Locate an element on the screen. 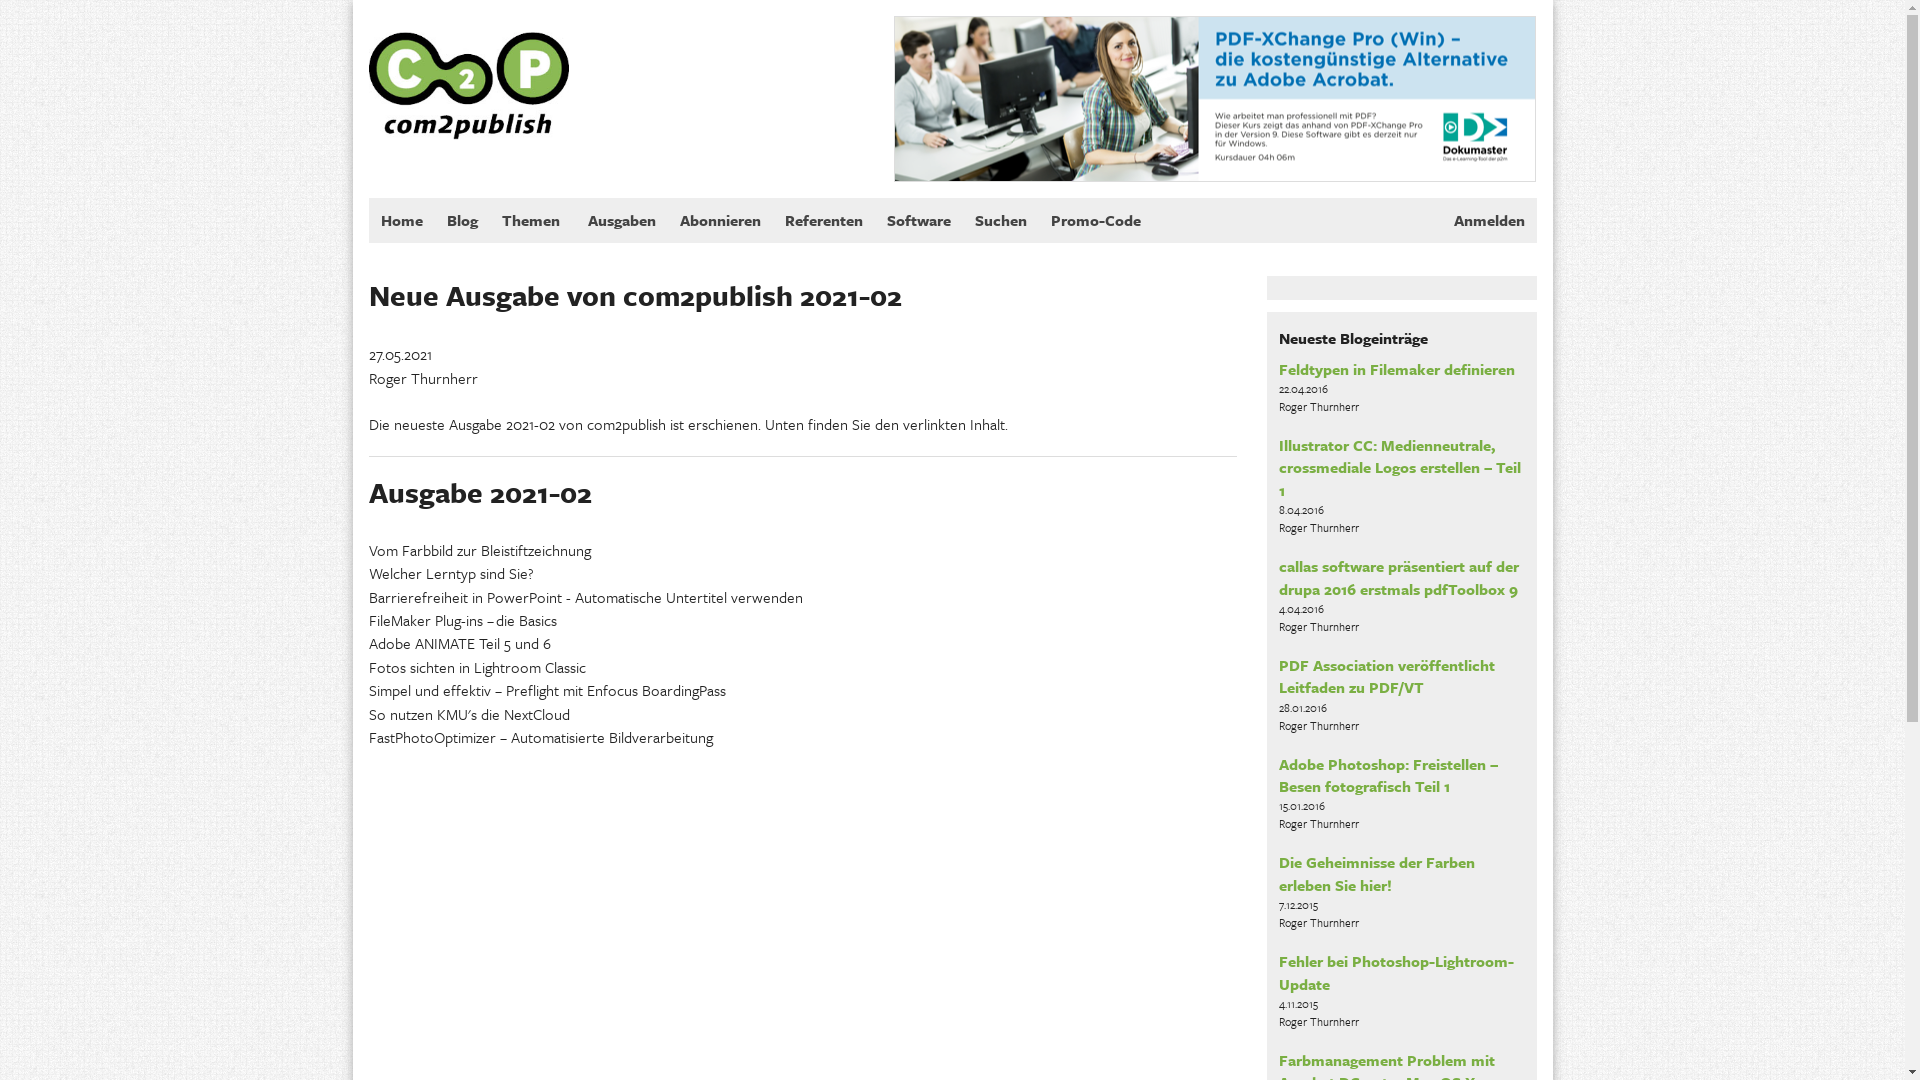 This screenshot has height=1080, width=1920. 'Anmelden' is located at coordinates (1489, 220).